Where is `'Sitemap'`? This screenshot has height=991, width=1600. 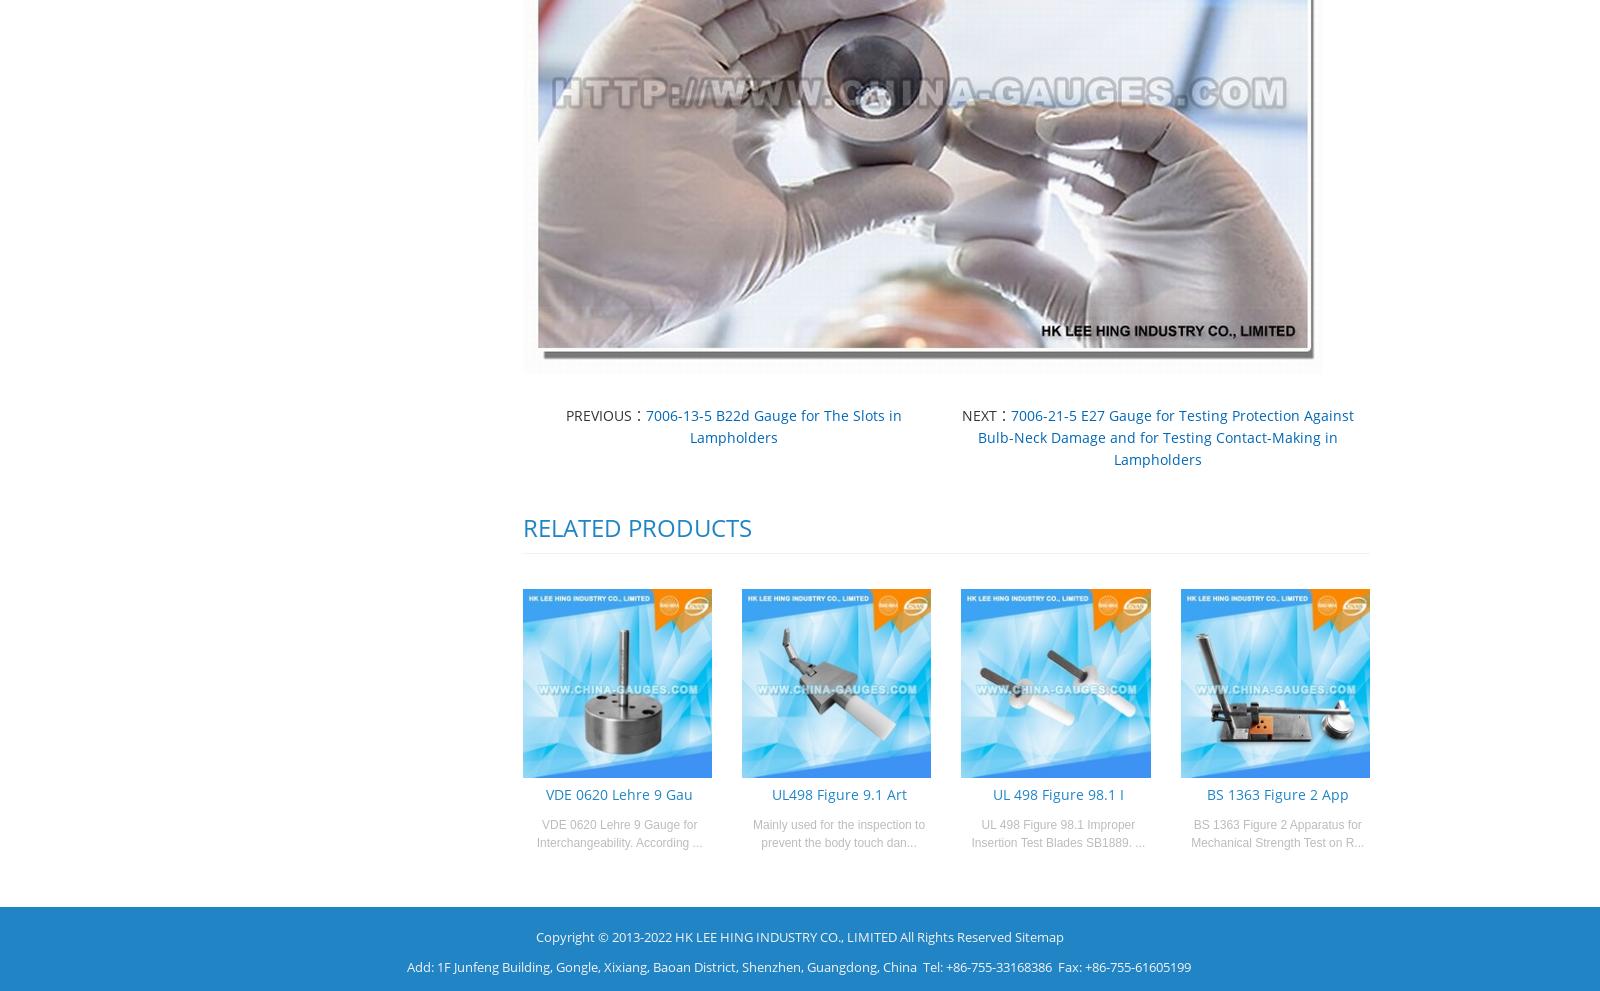
'Sitemap' is located at coordinates (1039, 935).